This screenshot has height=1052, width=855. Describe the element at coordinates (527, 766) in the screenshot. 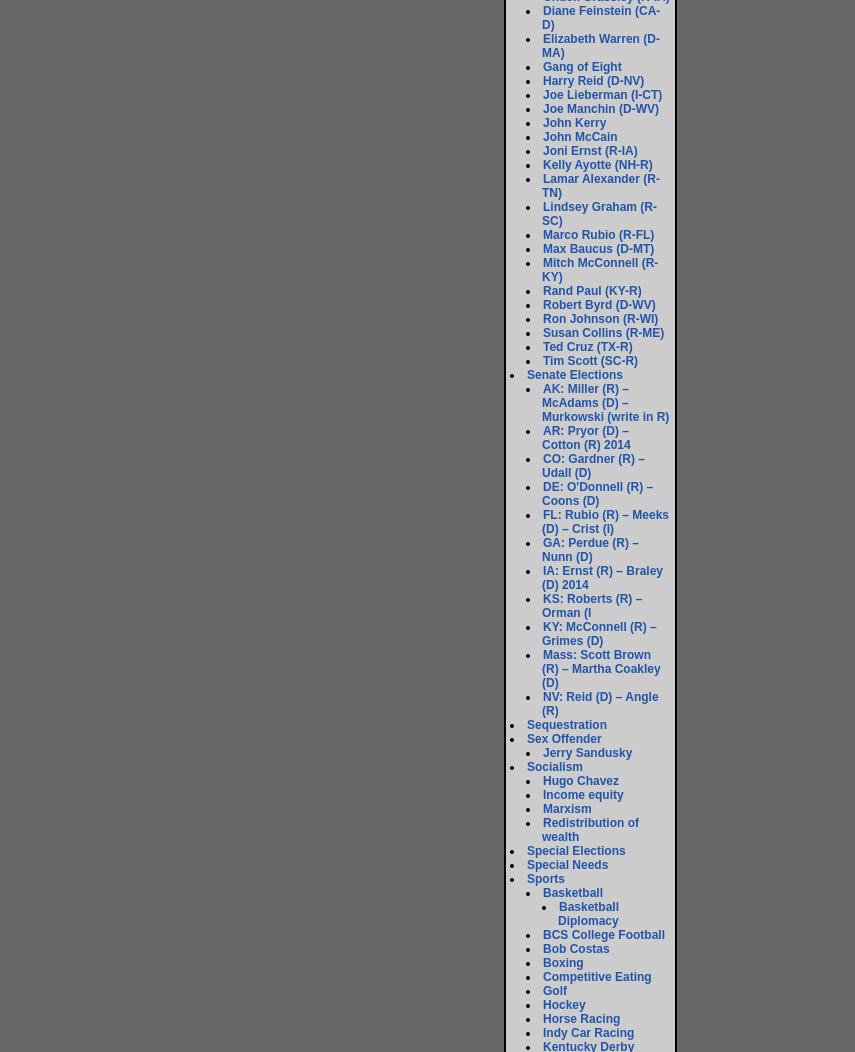

I see `'Socialism'` at that location.